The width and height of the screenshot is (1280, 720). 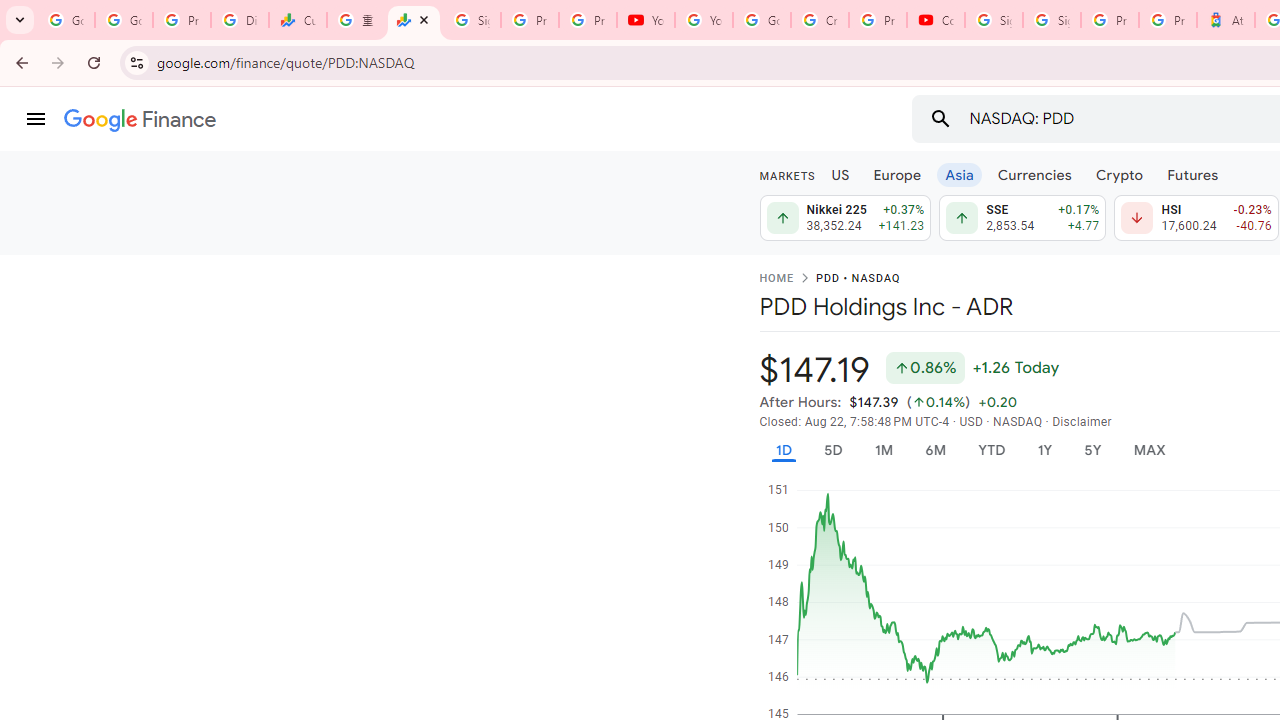 I want to click on '5Y', so click(x=1091, y=450).